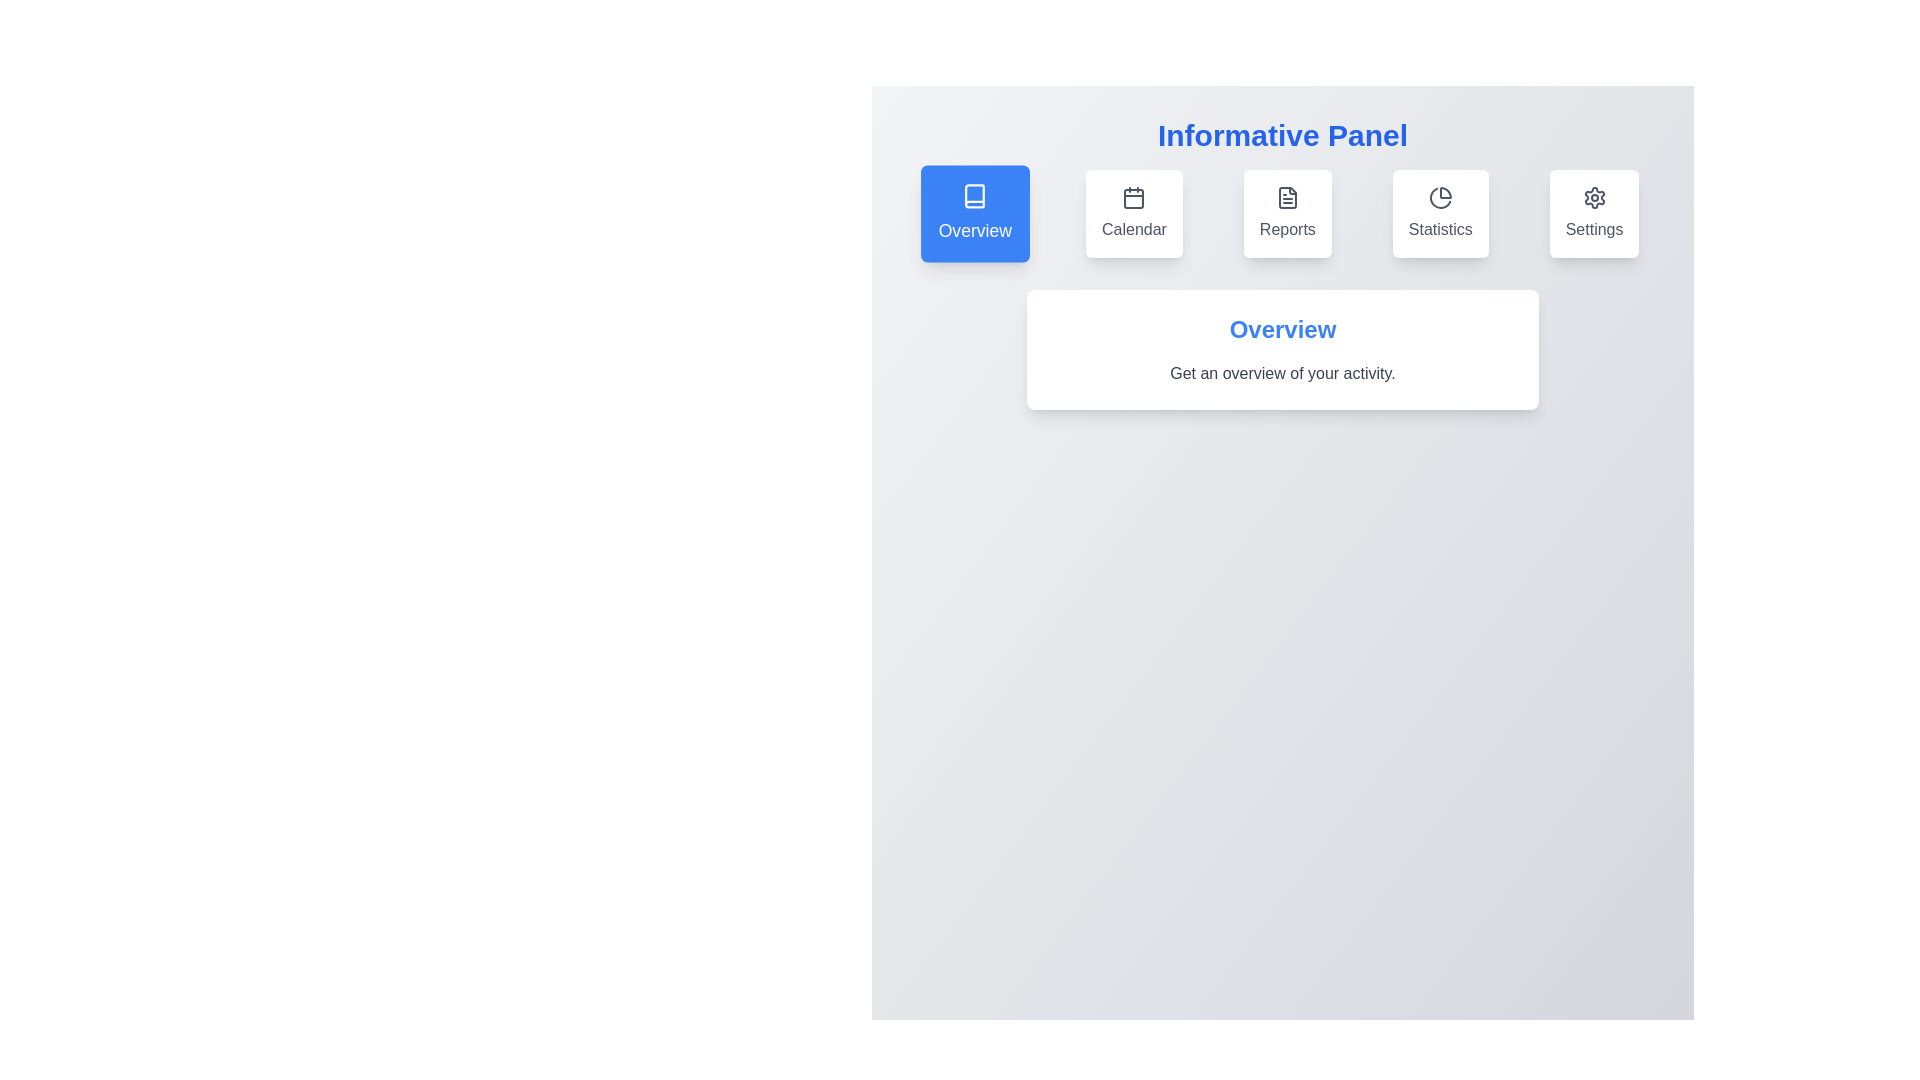  Describe the element at coordinates (1287, 229) in the screenshot. I see `text content of the 'Reports' element, which is a medium-weight text displaying the word 'Reports' in a modern style, located in the navigation section beneath the 'Informative Panel'` at that location.